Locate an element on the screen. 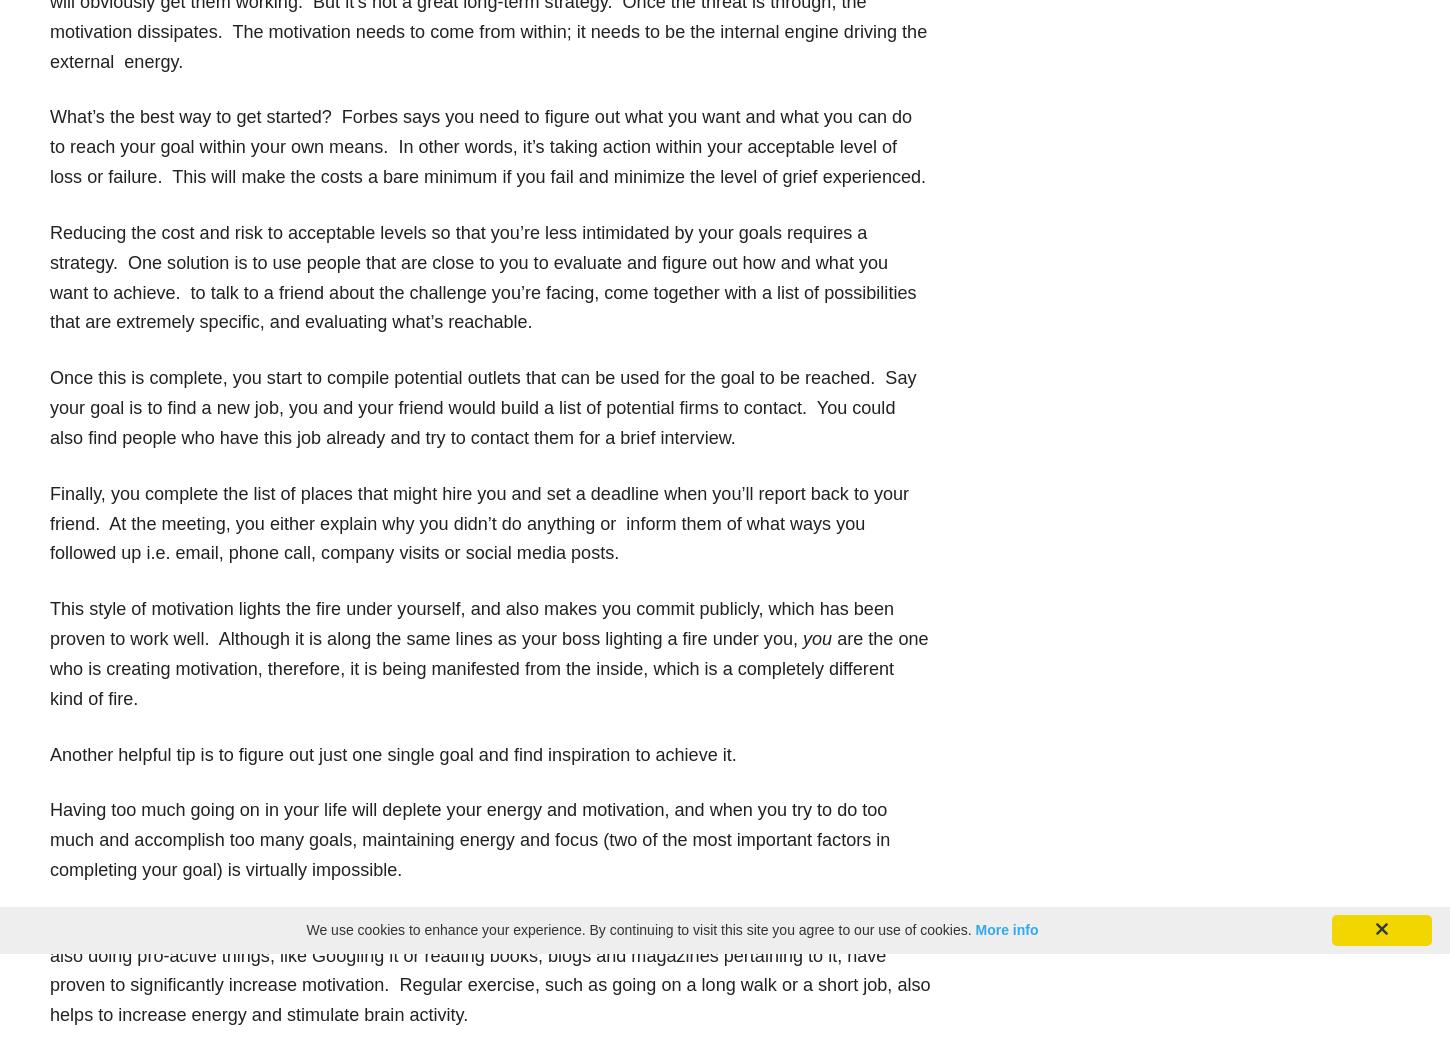  'Reducing the cost and risk to acceptable levels so that you’re less intimidated by your goals requires a strategy.  One solution is to use people that are close to you to evaluate and figure out how and what you want to achieve.  to talk to a friend about the challenge you’re facing, come together with a list of possibilities that are extremely specific, and evaluating what’s reachable.' is located at coordinates (481, 276).